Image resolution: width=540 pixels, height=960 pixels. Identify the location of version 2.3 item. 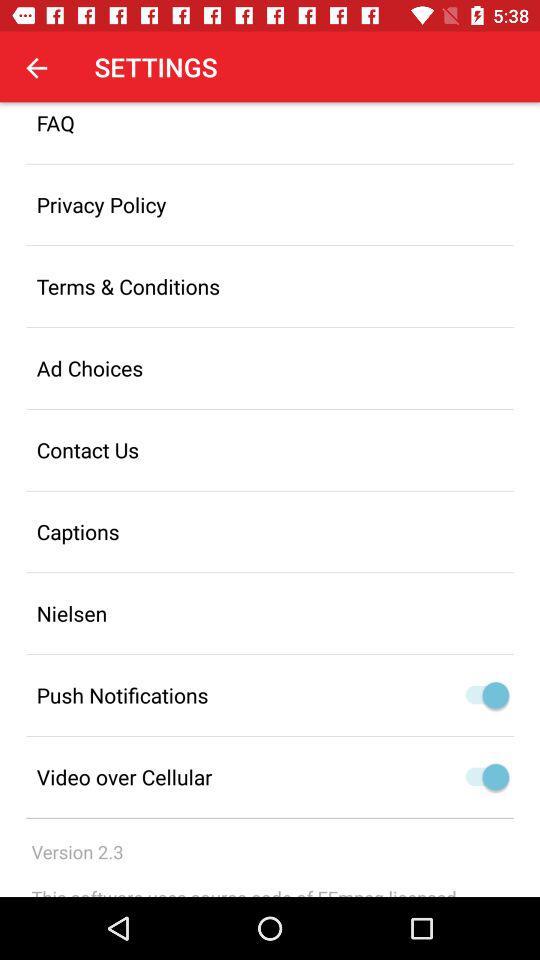
(76, 851).